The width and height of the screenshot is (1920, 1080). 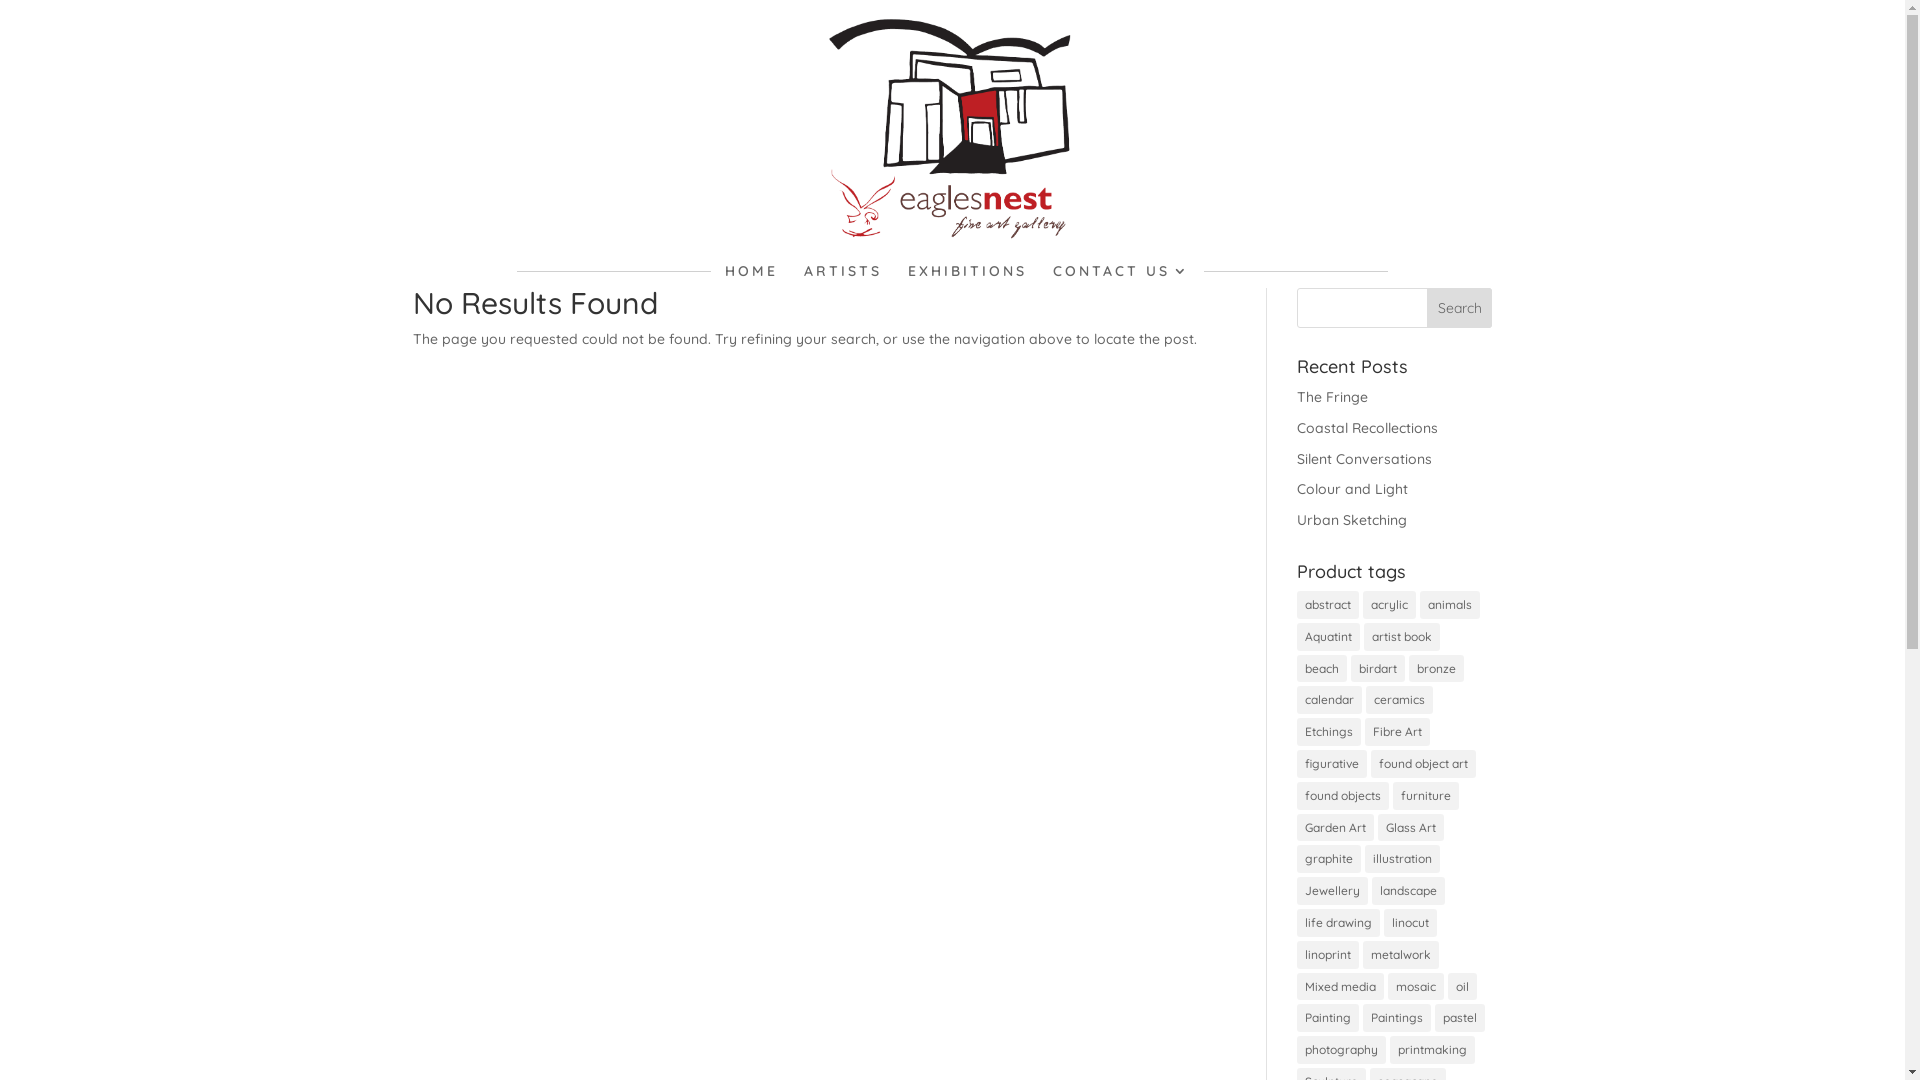 I want to click on 'ceramics', so click(x=1365, y=698).